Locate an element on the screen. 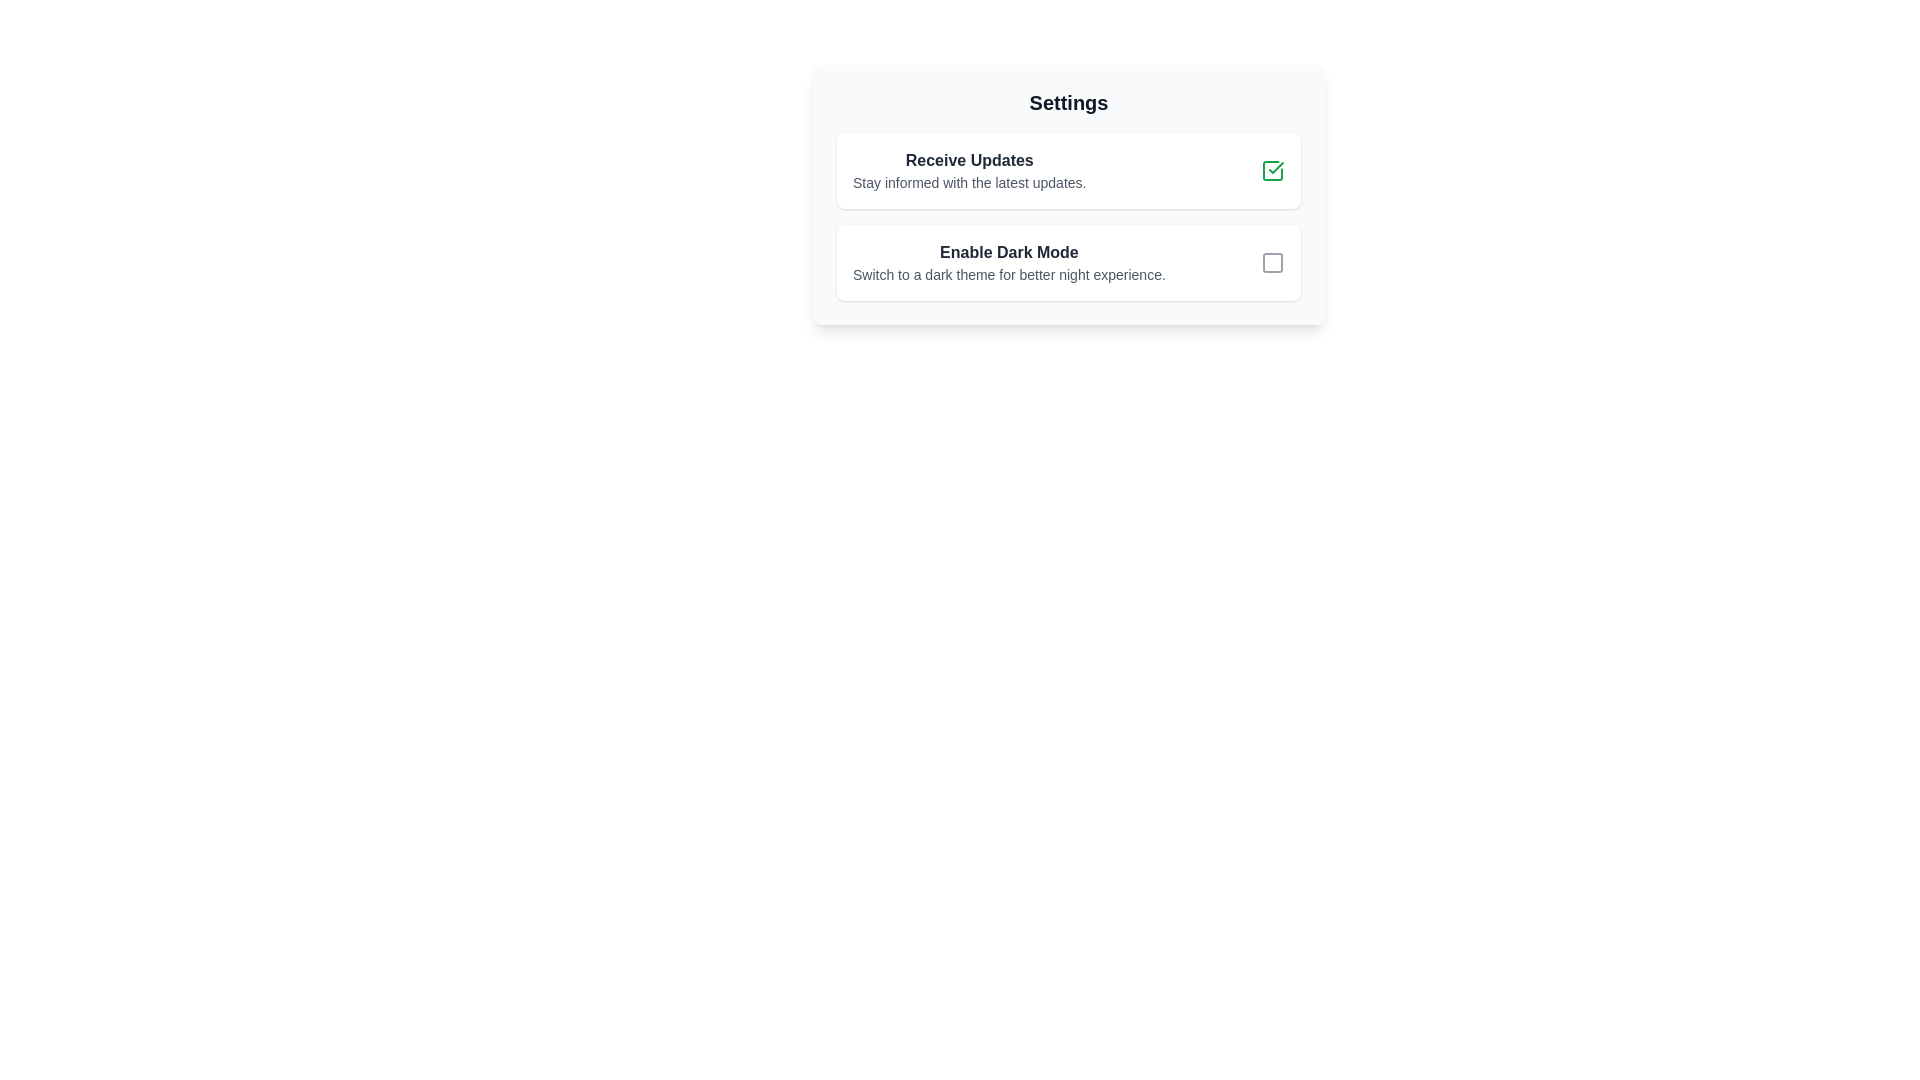 This screenshot has height=1080, width=1920. the checkbox in the 'Enable Dark Mode' list item is located at coordinates (1068, 261).